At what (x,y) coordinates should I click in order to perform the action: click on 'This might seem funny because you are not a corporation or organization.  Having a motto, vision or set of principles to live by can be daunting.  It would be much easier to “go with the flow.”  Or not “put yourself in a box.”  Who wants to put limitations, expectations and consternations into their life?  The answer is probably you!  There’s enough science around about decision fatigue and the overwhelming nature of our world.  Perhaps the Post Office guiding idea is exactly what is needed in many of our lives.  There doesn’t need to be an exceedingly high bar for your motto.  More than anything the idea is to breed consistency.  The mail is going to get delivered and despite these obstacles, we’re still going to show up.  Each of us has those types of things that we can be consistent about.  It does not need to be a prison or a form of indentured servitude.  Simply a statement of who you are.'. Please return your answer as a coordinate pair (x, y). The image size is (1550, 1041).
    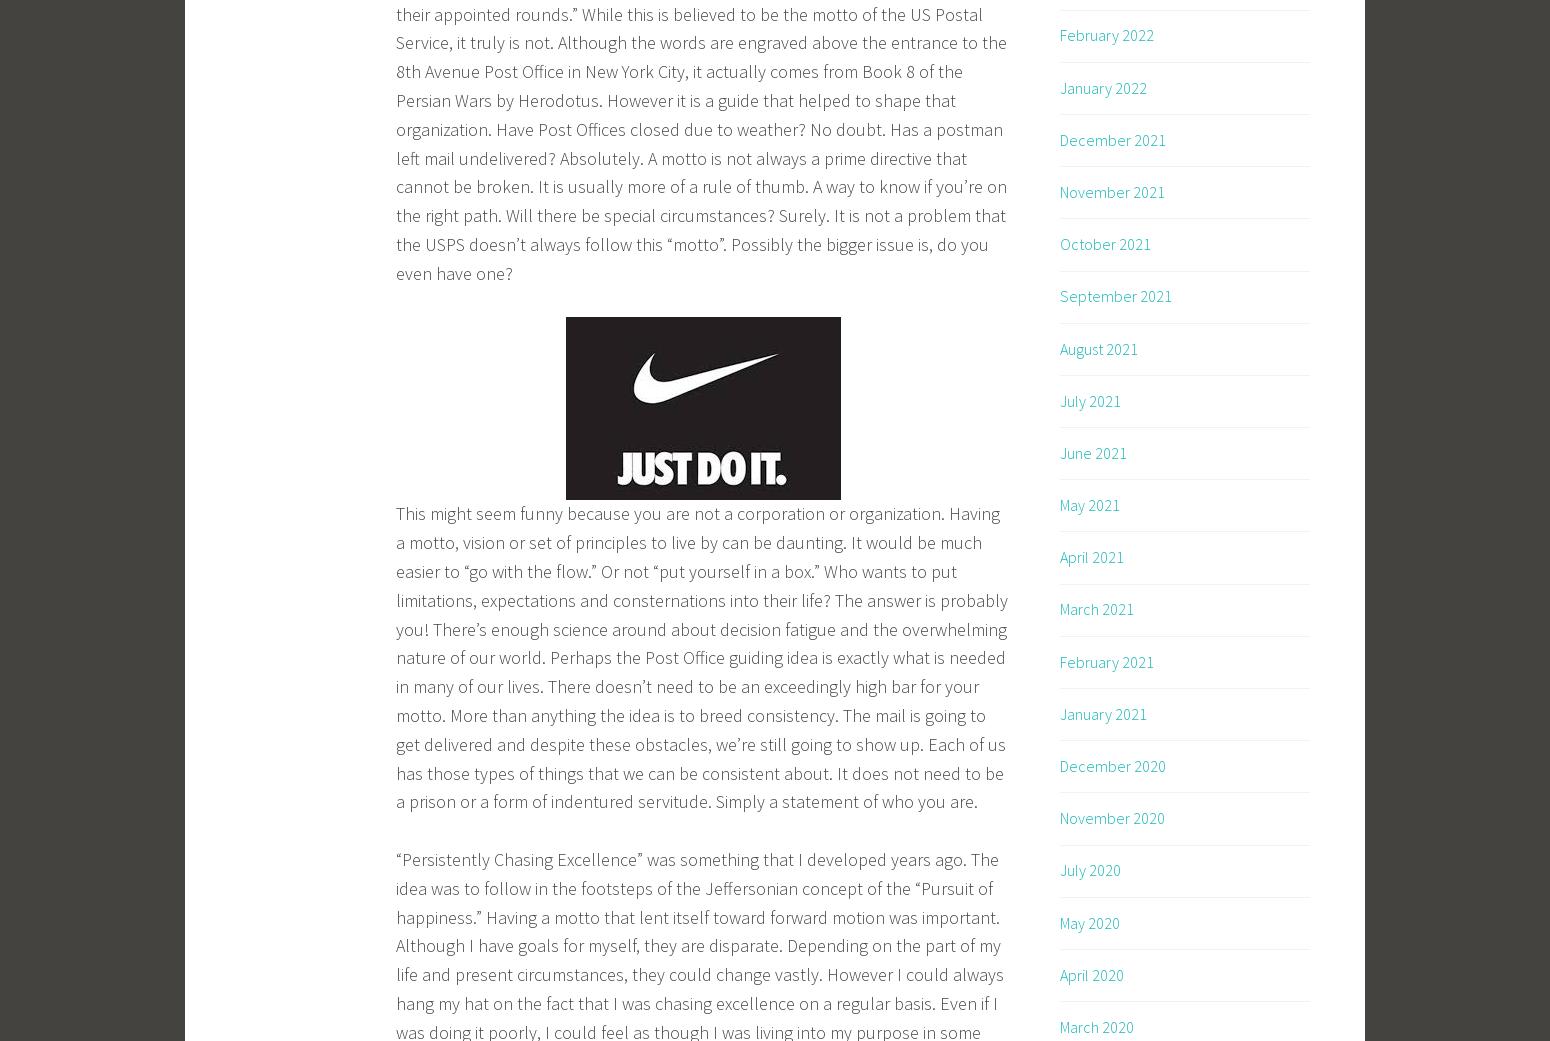
    Looking at the image, I should click on (701, 656).